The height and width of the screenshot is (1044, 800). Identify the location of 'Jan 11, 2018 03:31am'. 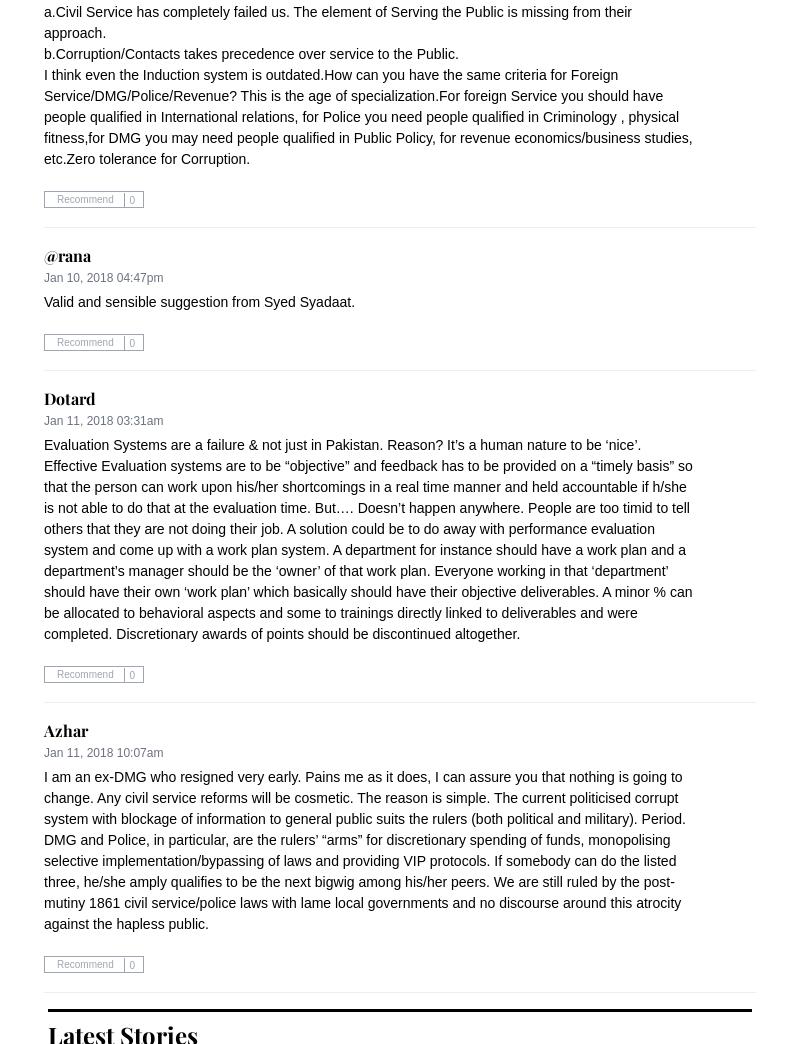
(102, 420).